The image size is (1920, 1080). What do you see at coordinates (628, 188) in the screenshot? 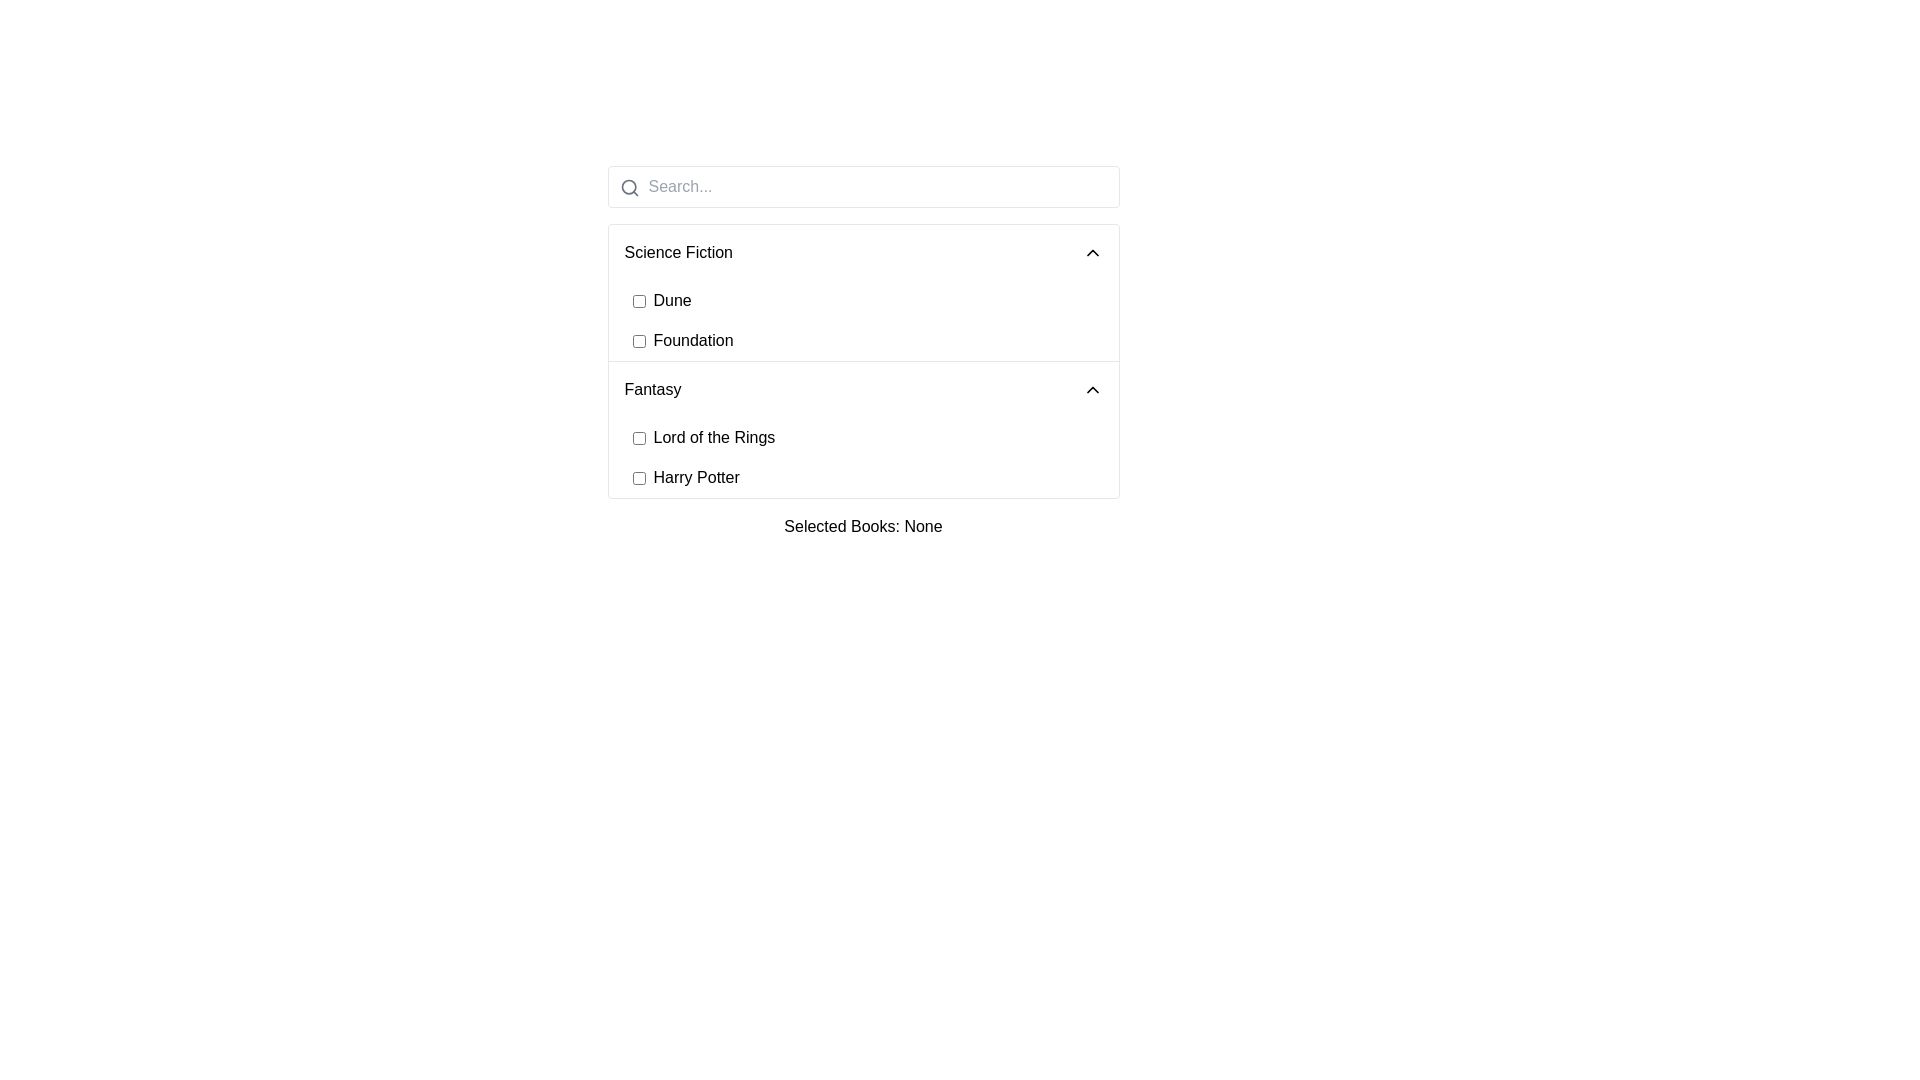
I see `the search icon depicted as a gray magnifying glass located on the left side of the 'Search' text input box` at bounding box center [628, 188].